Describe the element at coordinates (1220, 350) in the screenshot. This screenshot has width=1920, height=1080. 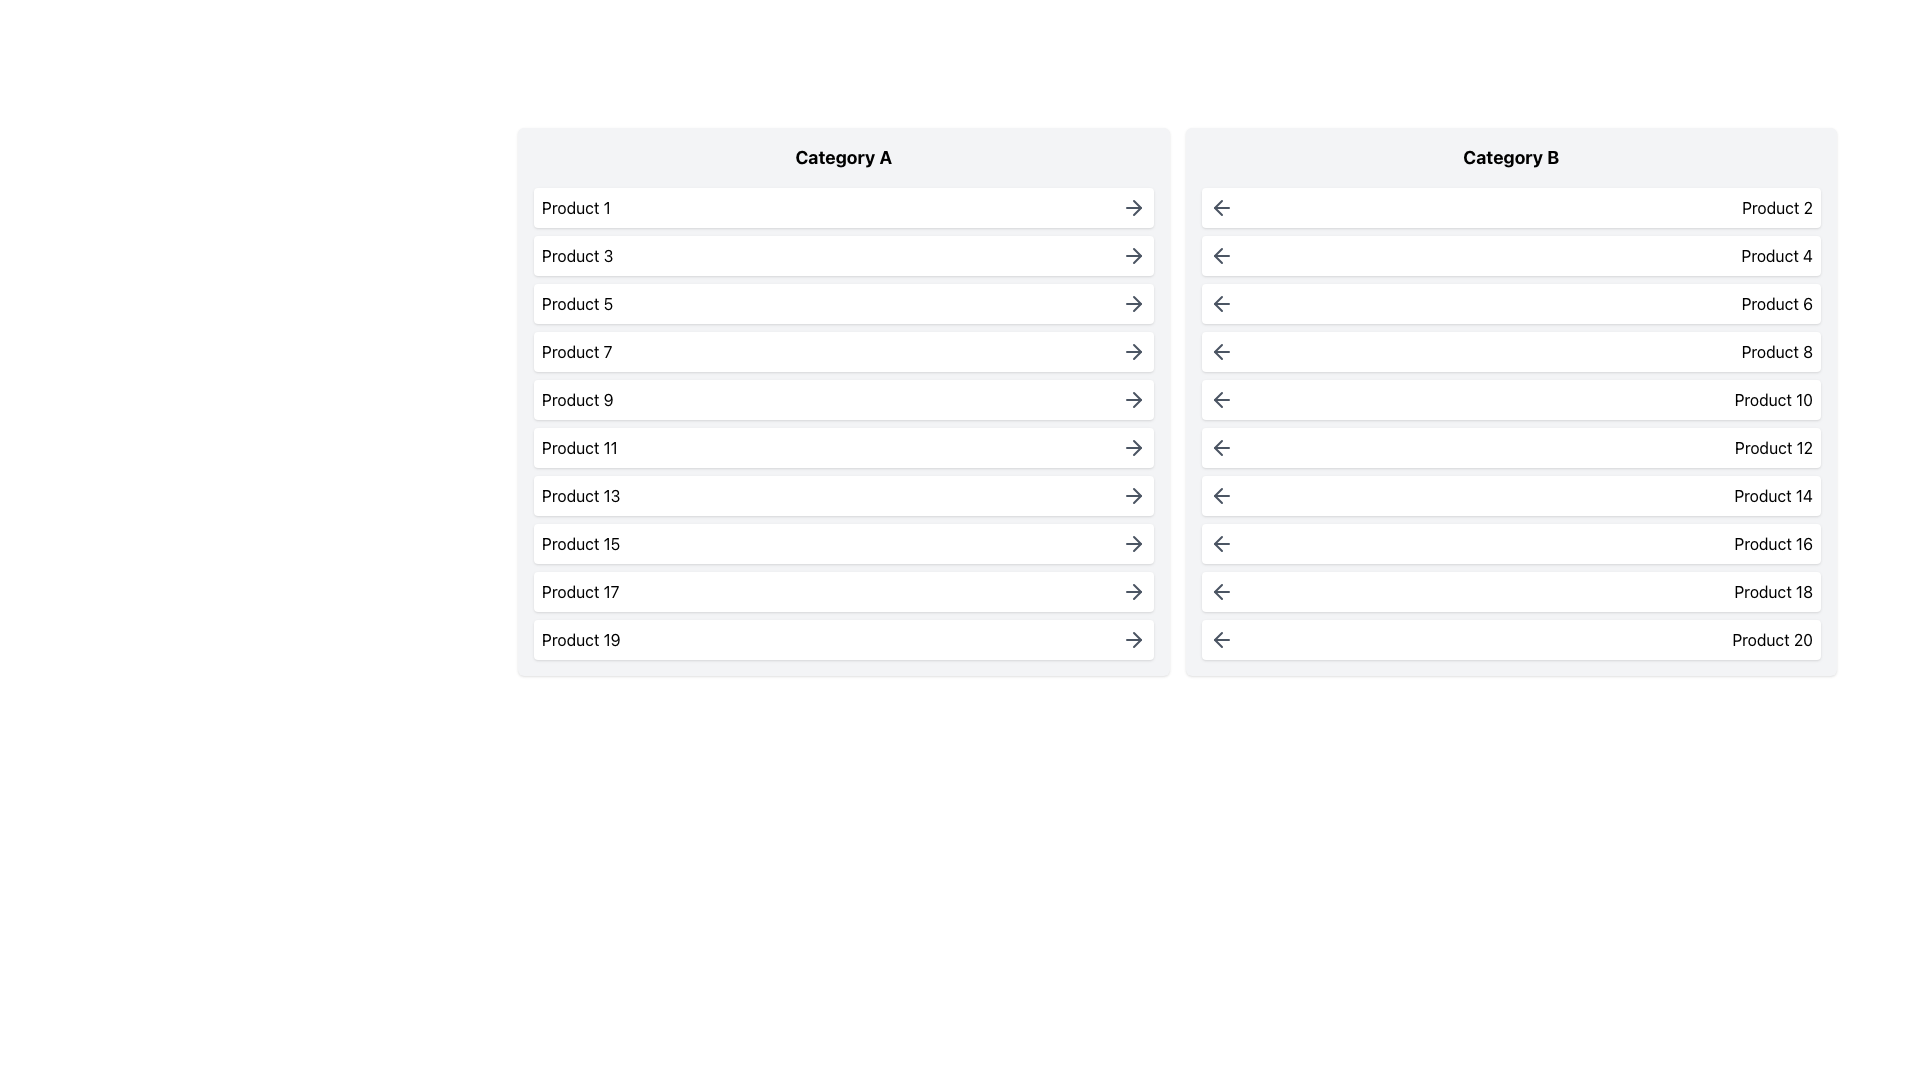
I see `the left-pointing arrow button styled with gray color in the 'Product 8' row` at that location.